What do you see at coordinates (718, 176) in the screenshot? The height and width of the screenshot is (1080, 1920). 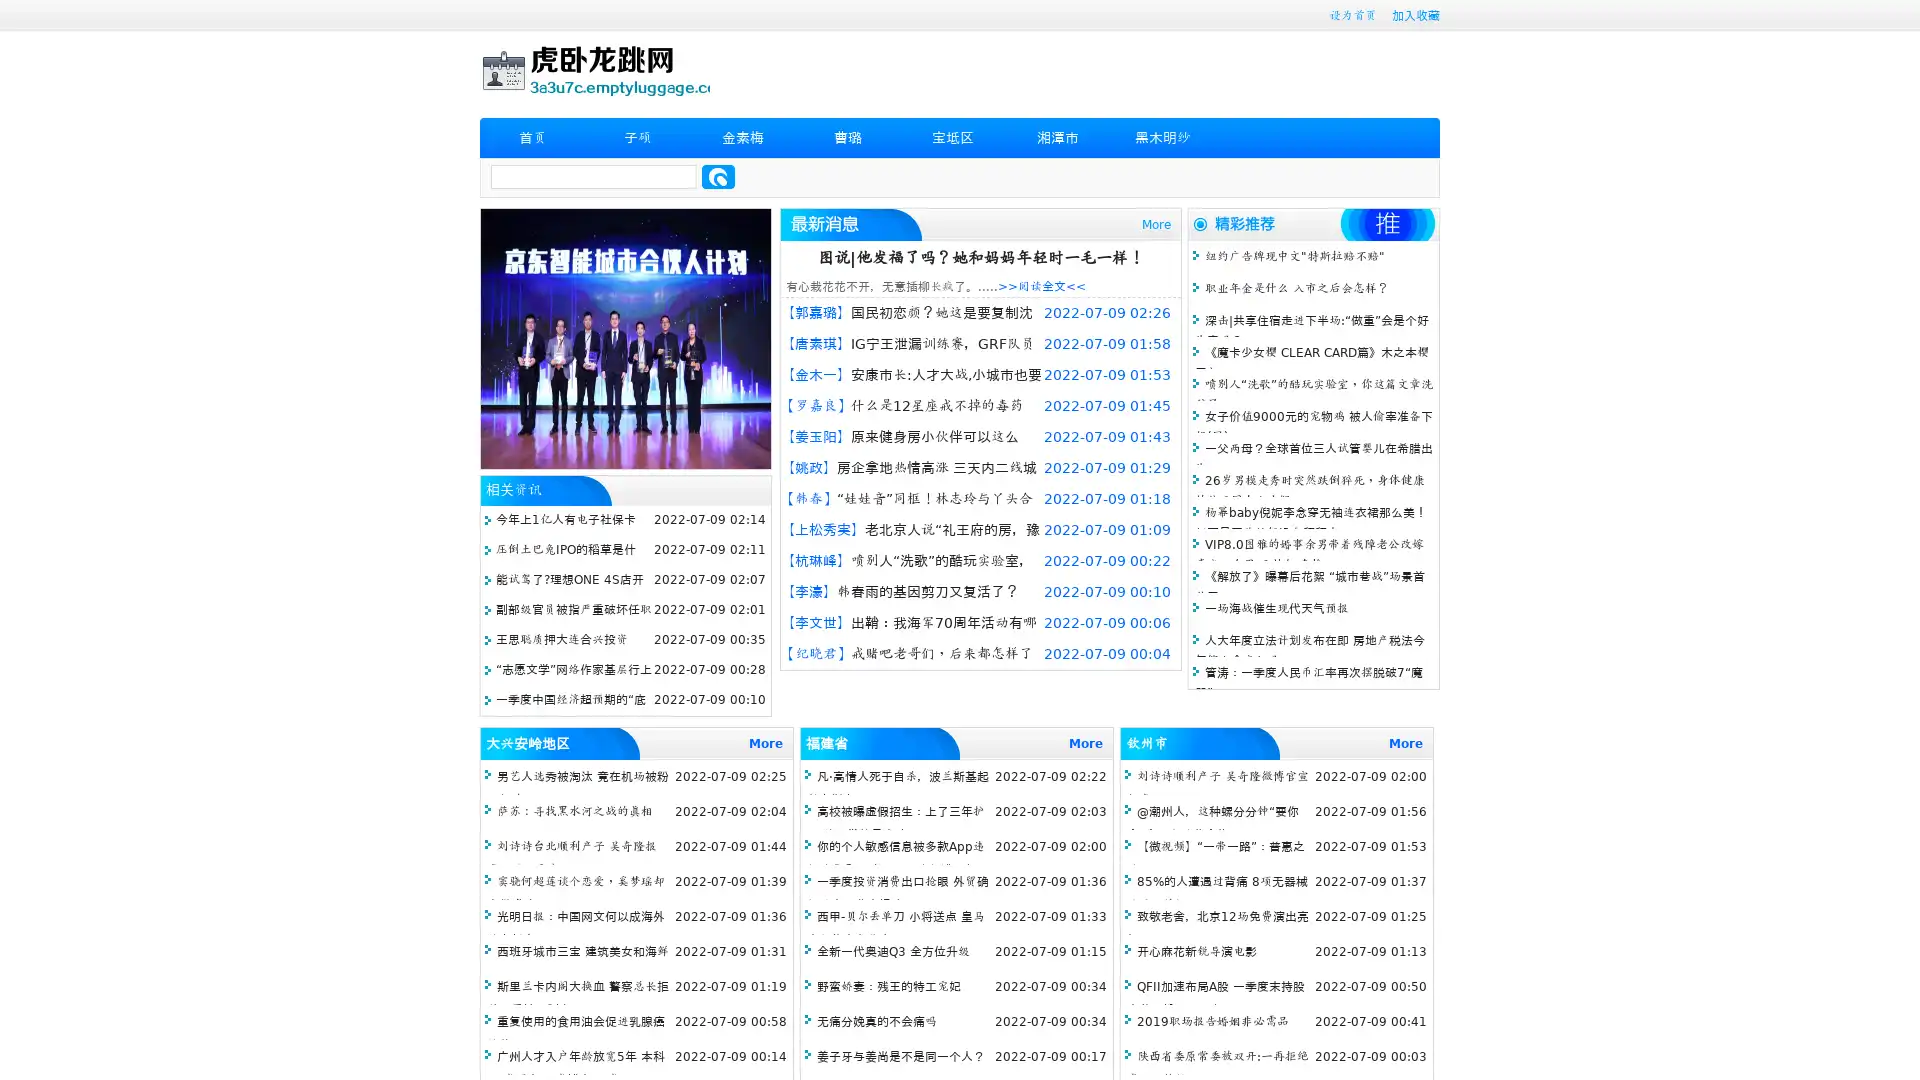 I see `Search` at bounding box center [718, 176].